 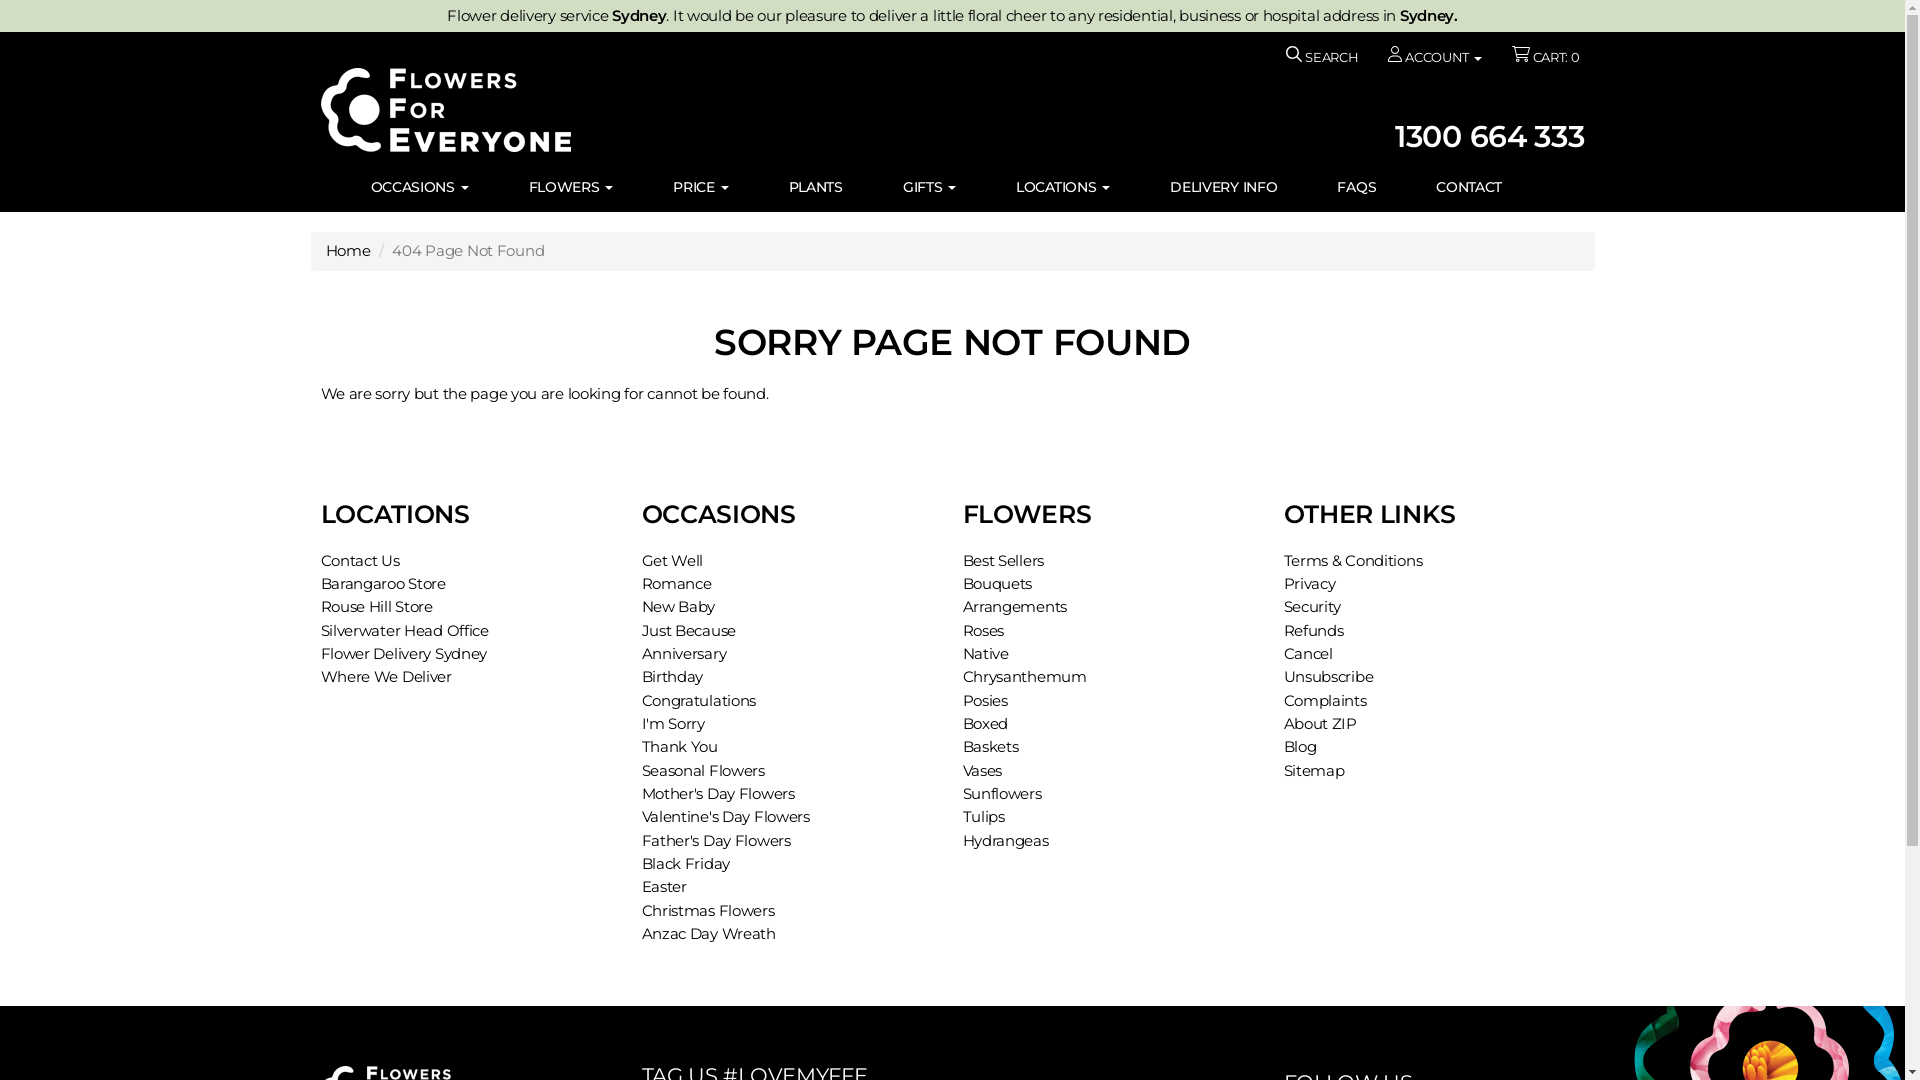 What do you see at coordinates (1001, 793) in the screenshot?
I see `'Sunflowers'` at bounding box center [1001, 793].